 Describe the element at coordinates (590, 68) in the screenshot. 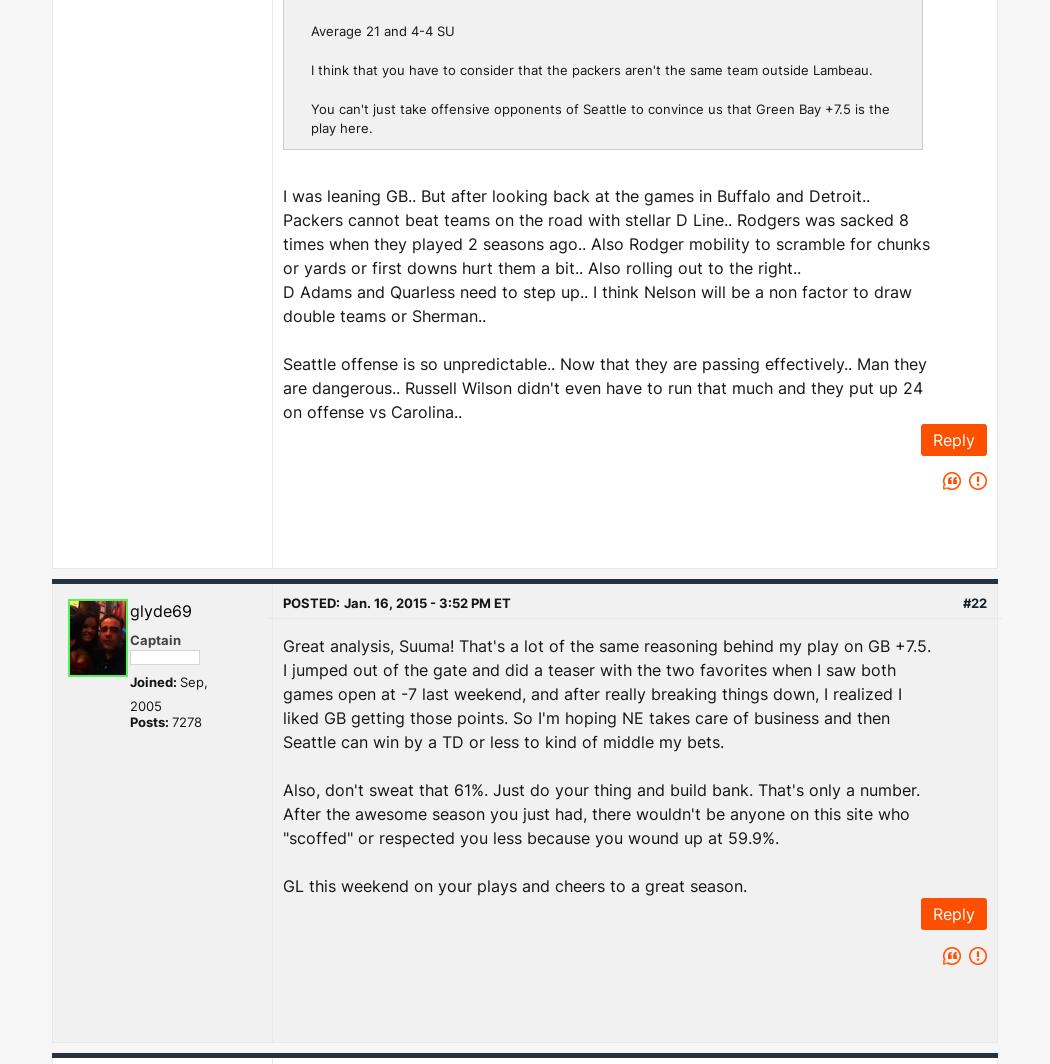

I see `'I think that you have to consider that the packers aren't the same team outside Lambeau.'` at that location.